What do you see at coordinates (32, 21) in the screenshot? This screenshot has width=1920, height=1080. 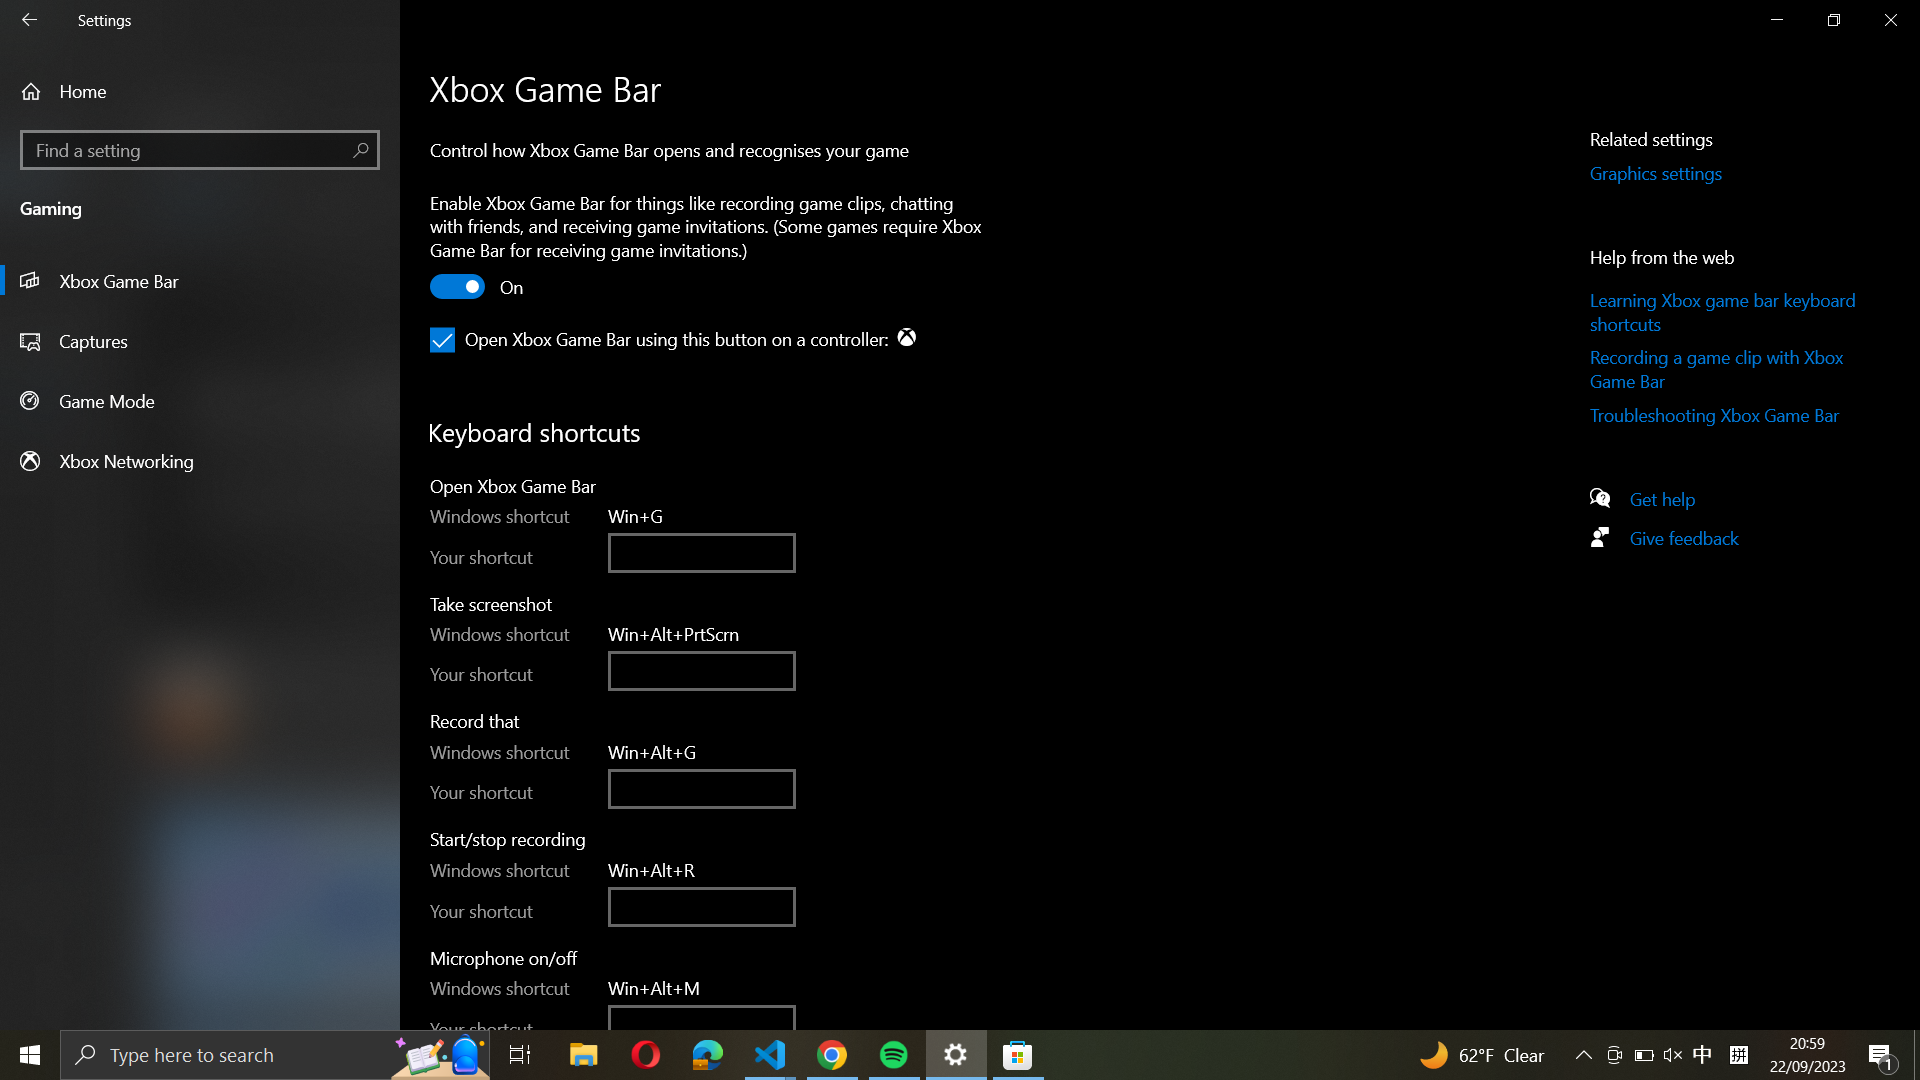 I see `Execute a backward navigation to the former settings page using the back arrow` at bounding box center [32, 21].